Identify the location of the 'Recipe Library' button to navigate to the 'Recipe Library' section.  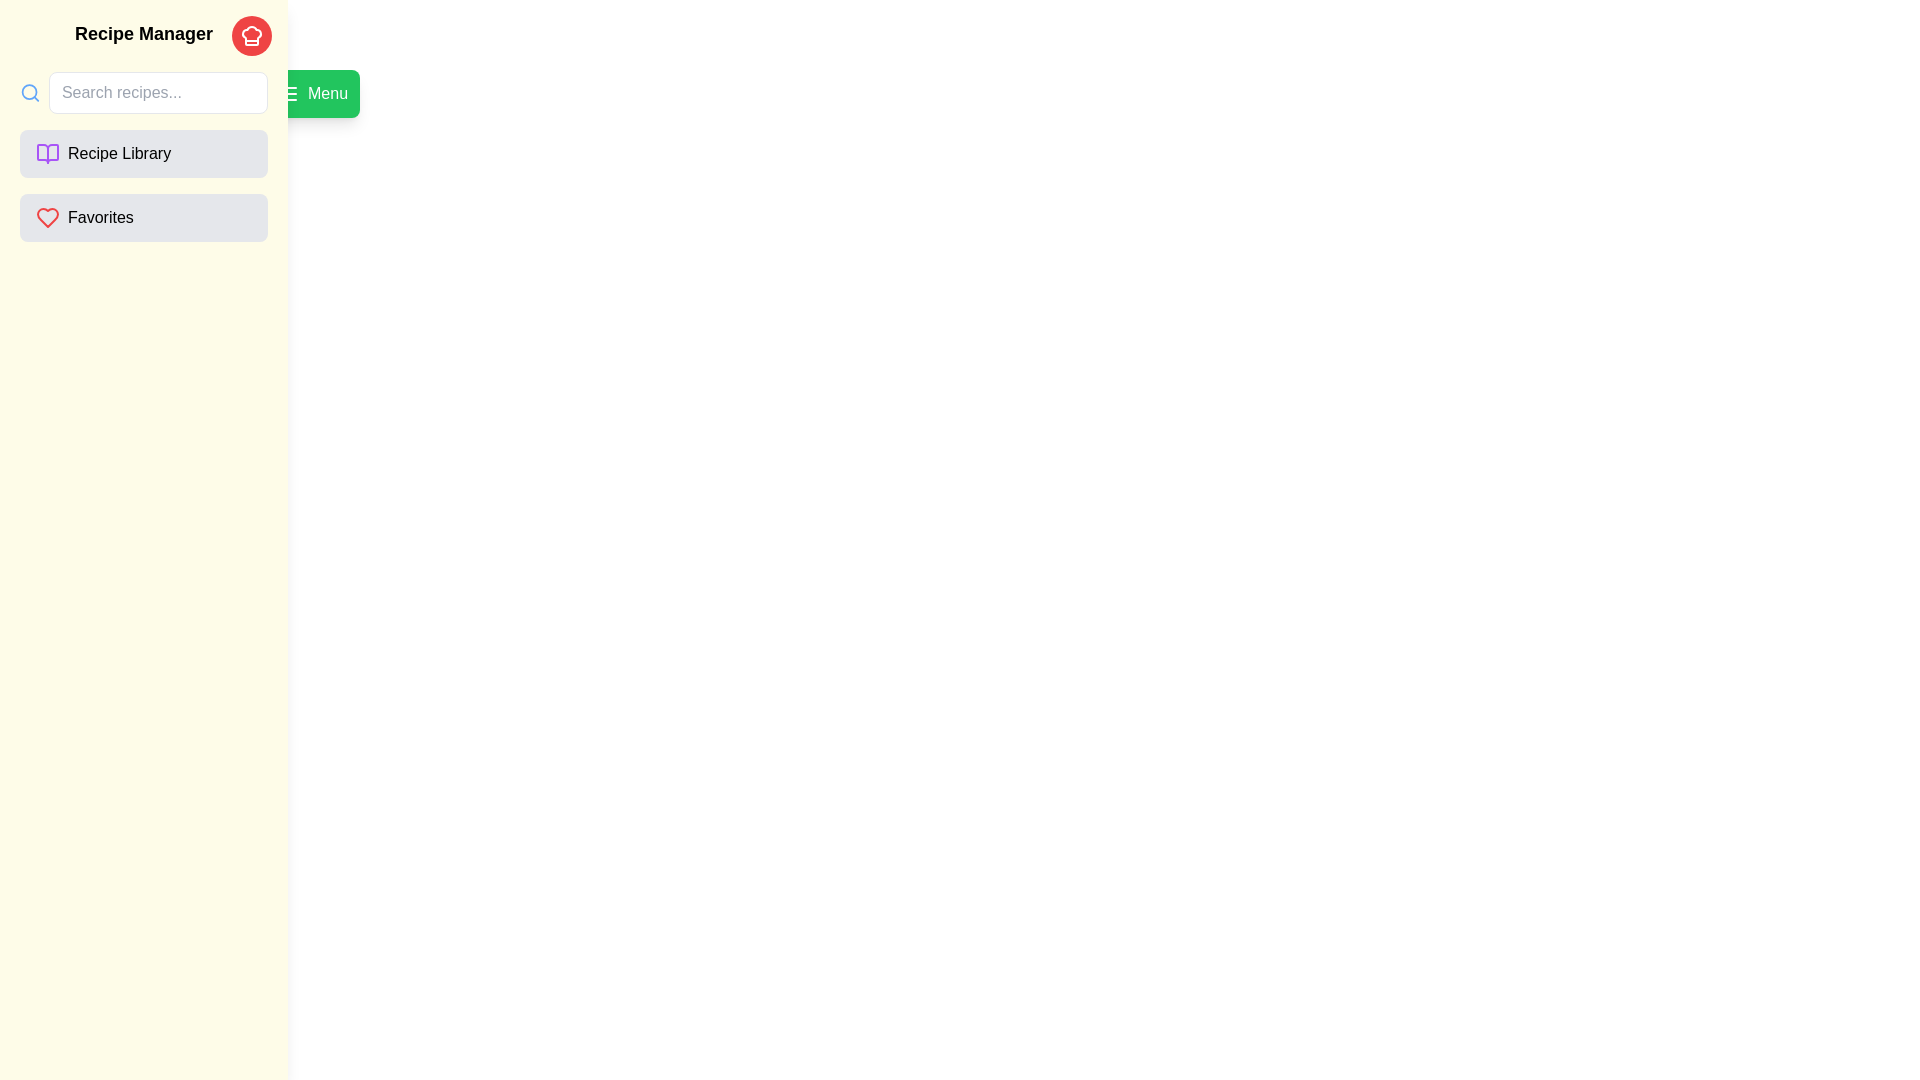
(143, 153).